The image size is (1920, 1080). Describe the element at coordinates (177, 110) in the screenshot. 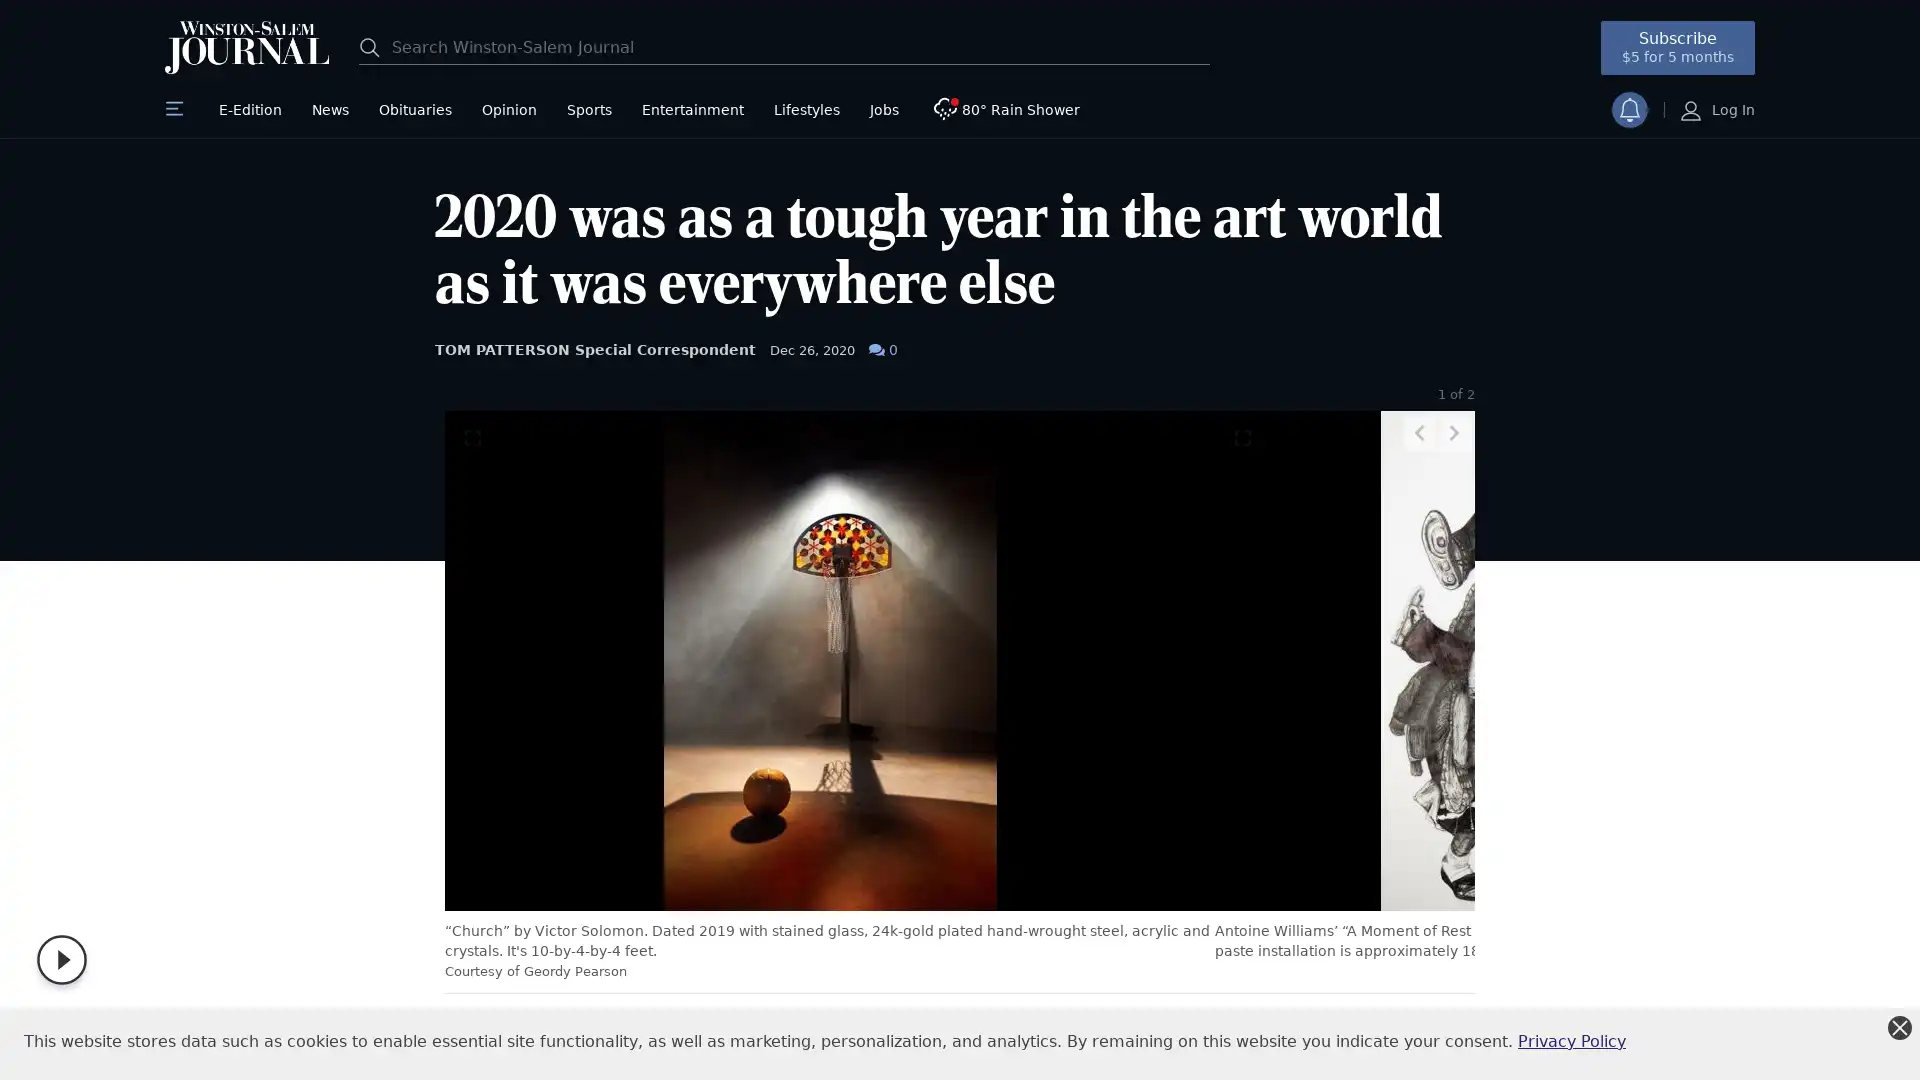

I see `Main Menu` at that location.